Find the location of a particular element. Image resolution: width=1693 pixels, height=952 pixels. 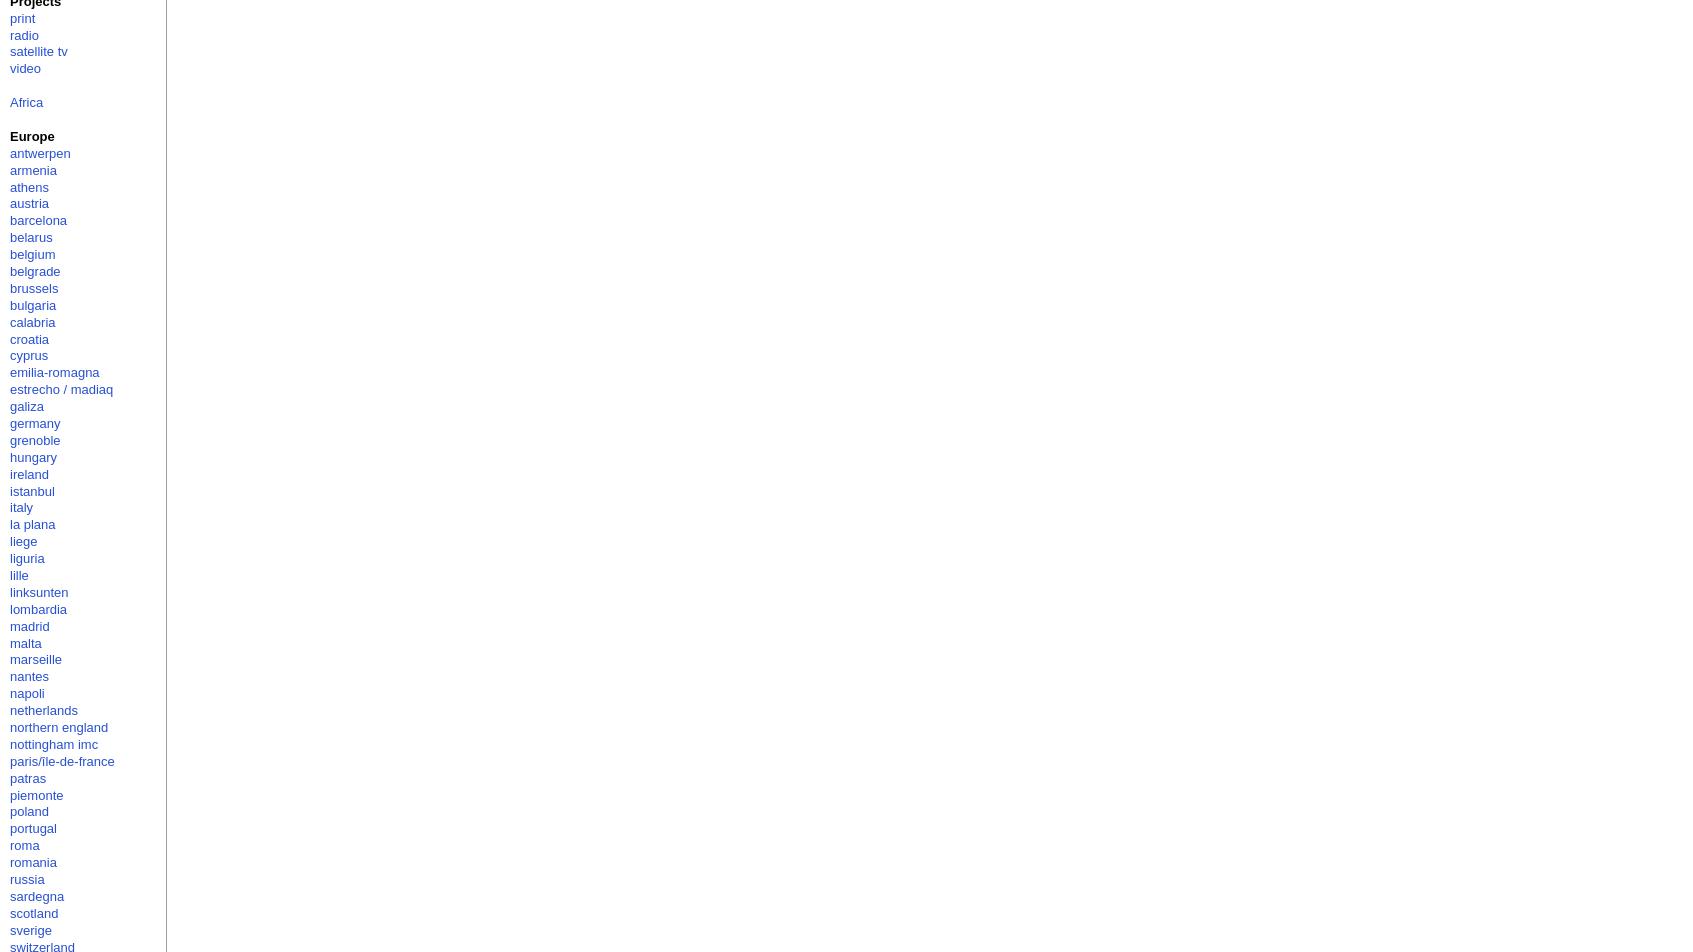

'belarus' is located at coordinates (29, 237).